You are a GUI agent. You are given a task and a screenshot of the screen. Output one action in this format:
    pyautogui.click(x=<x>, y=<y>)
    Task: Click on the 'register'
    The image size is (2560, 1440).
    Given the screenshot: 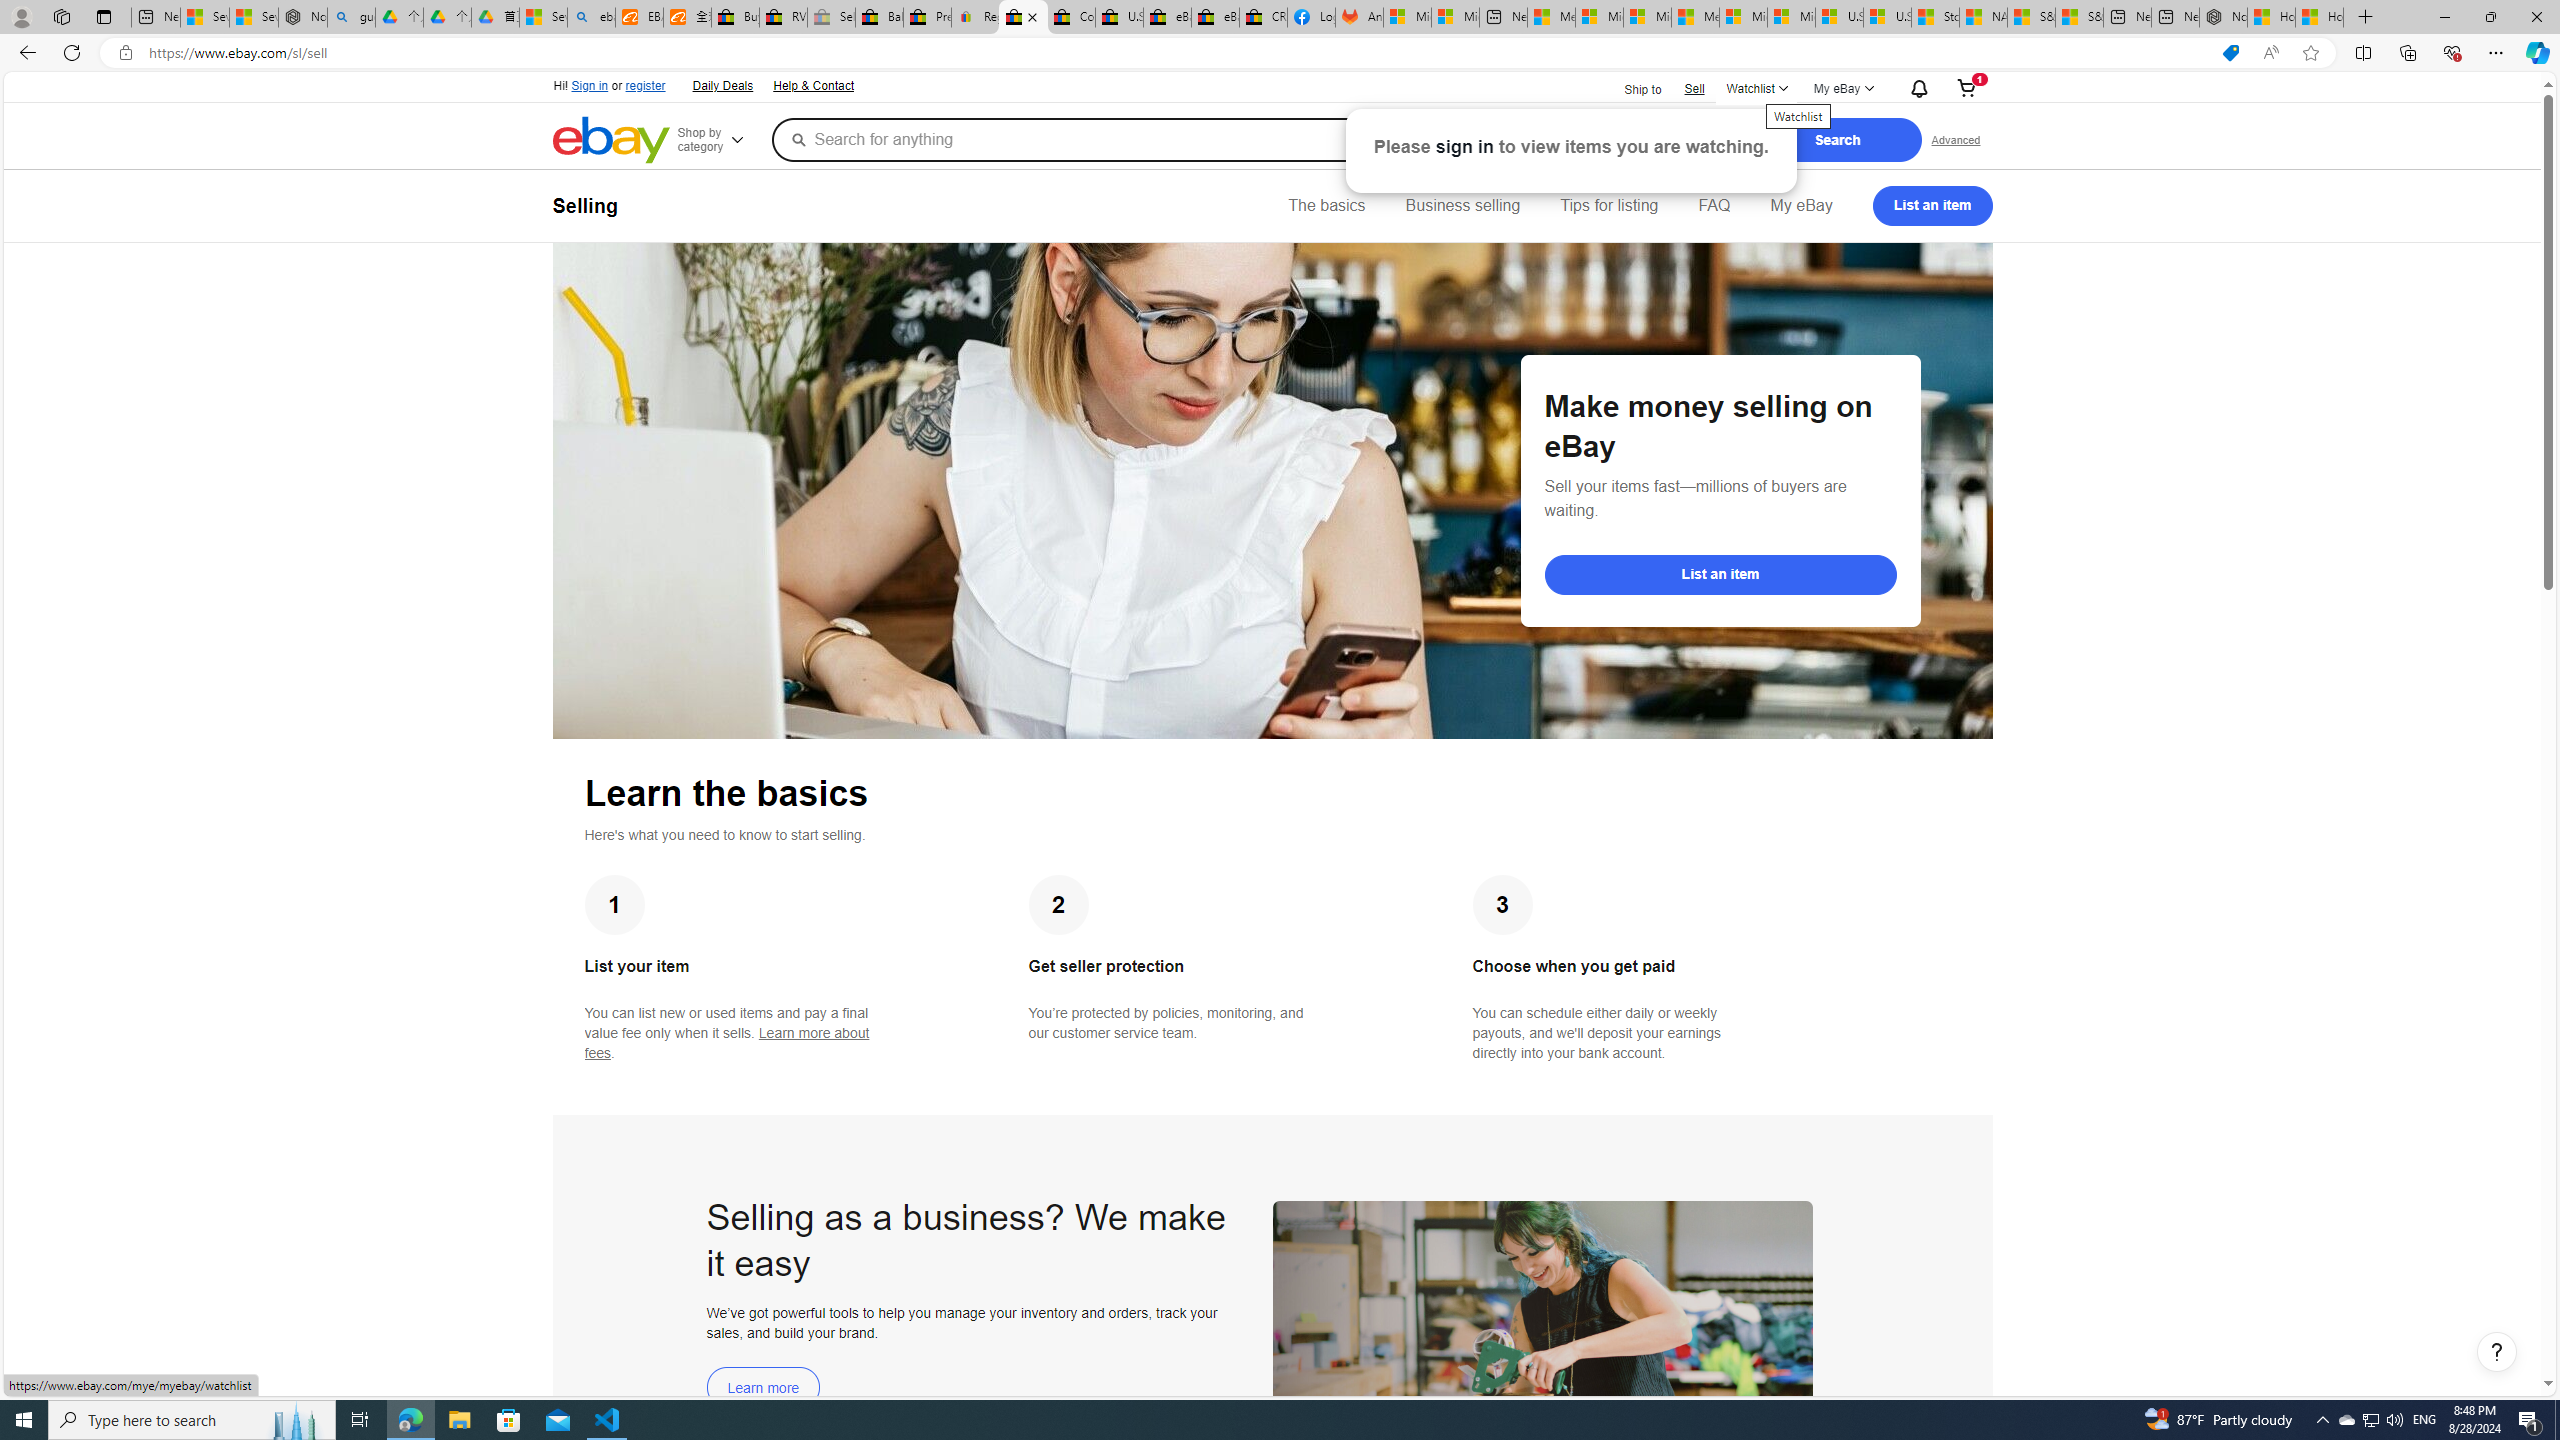 What is the action you would take?
    pyautogui.click(x=644, y=85)
    